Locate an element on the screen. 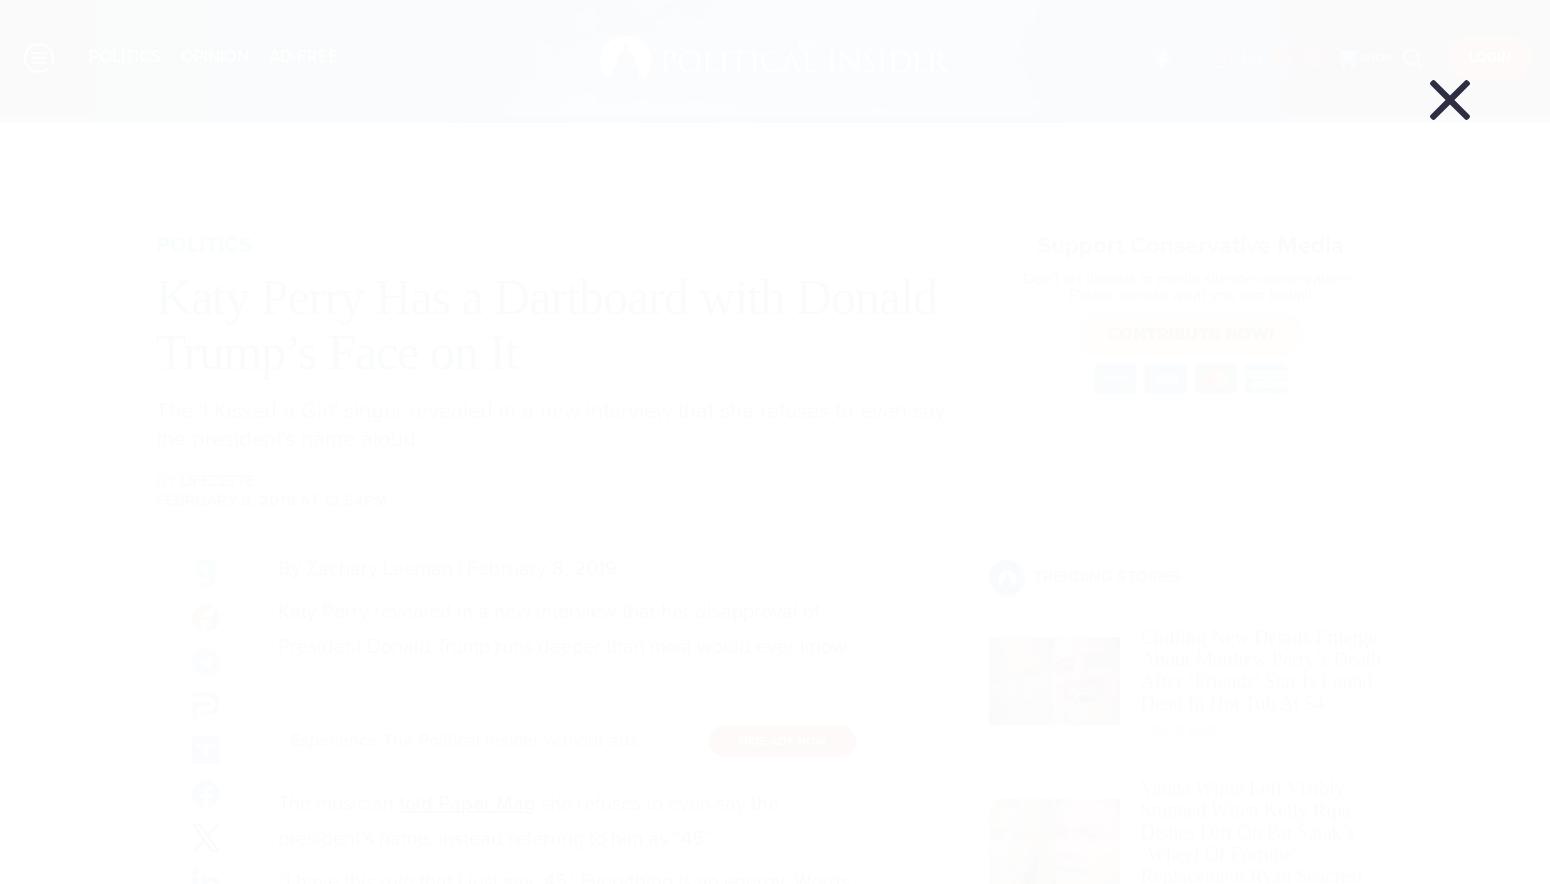 This screenshot has height=884, width=1550. 'Please donate what you can today!' is located at coordinates (1190, 295).